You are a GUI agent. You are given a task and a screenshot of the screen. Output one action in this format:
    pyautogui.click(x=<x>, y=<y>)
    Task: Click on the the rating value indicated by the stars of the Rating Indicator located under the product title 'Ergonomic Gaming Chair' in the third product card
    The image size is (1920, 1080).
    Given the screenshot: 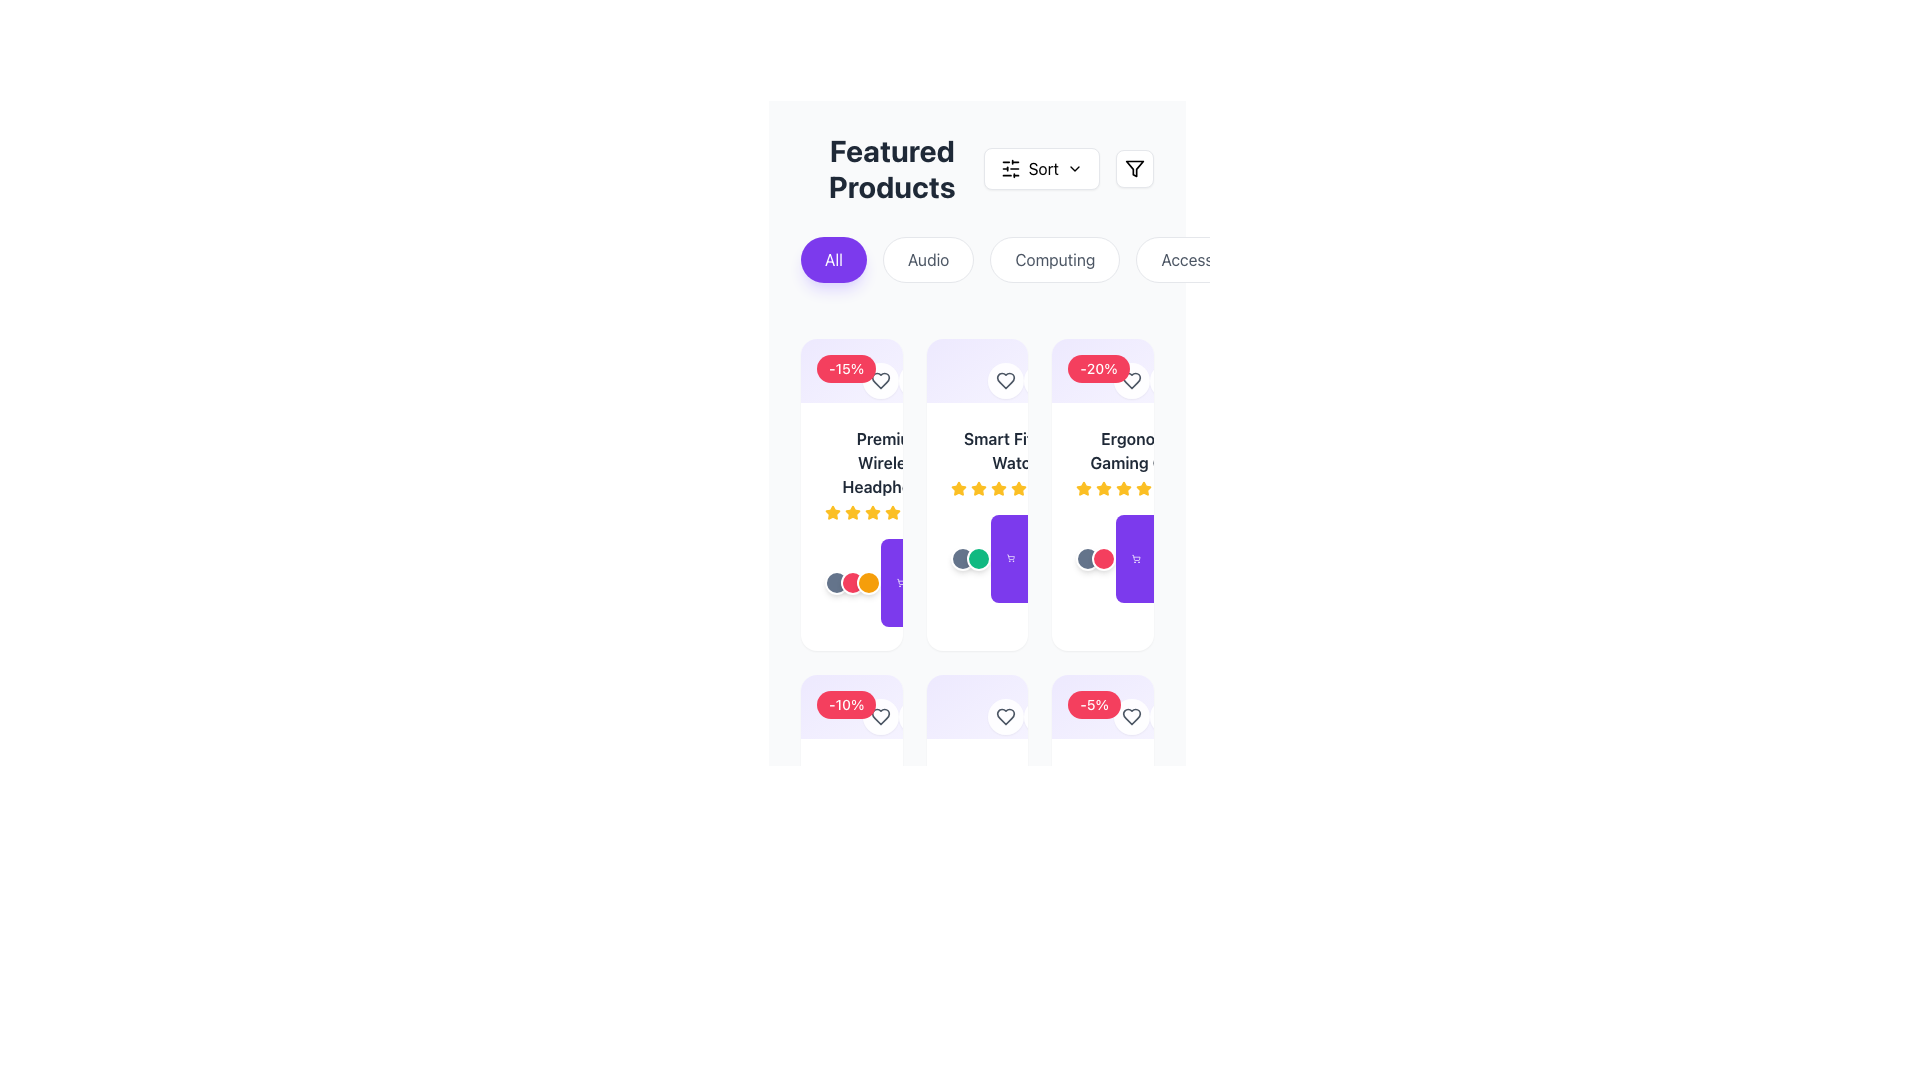 What is the action you would take?
    pyautogui.click(x=1141, y=489)
    